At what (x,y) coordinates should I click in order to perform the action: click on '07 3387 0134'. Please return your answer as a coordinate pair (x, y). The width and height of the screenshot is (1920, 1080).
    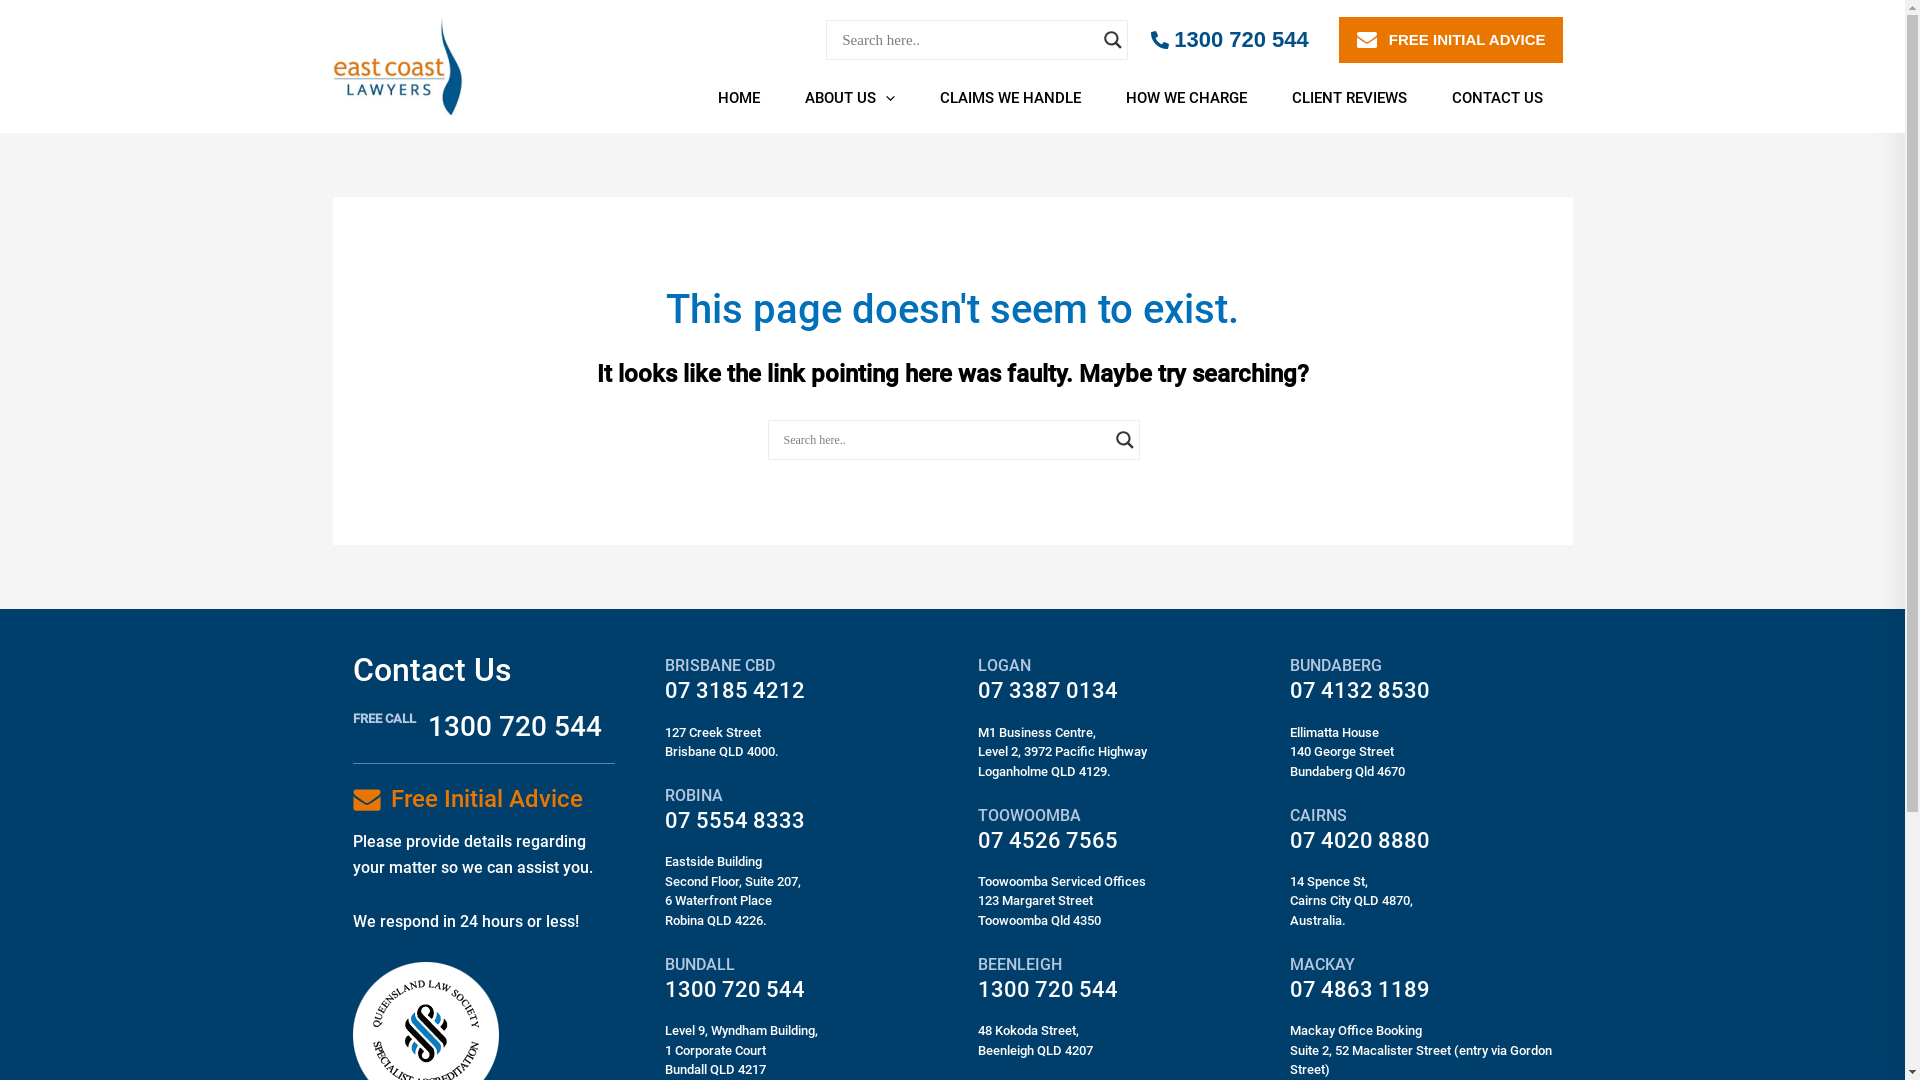
    Looking at the image, I should click on (1046, 689).